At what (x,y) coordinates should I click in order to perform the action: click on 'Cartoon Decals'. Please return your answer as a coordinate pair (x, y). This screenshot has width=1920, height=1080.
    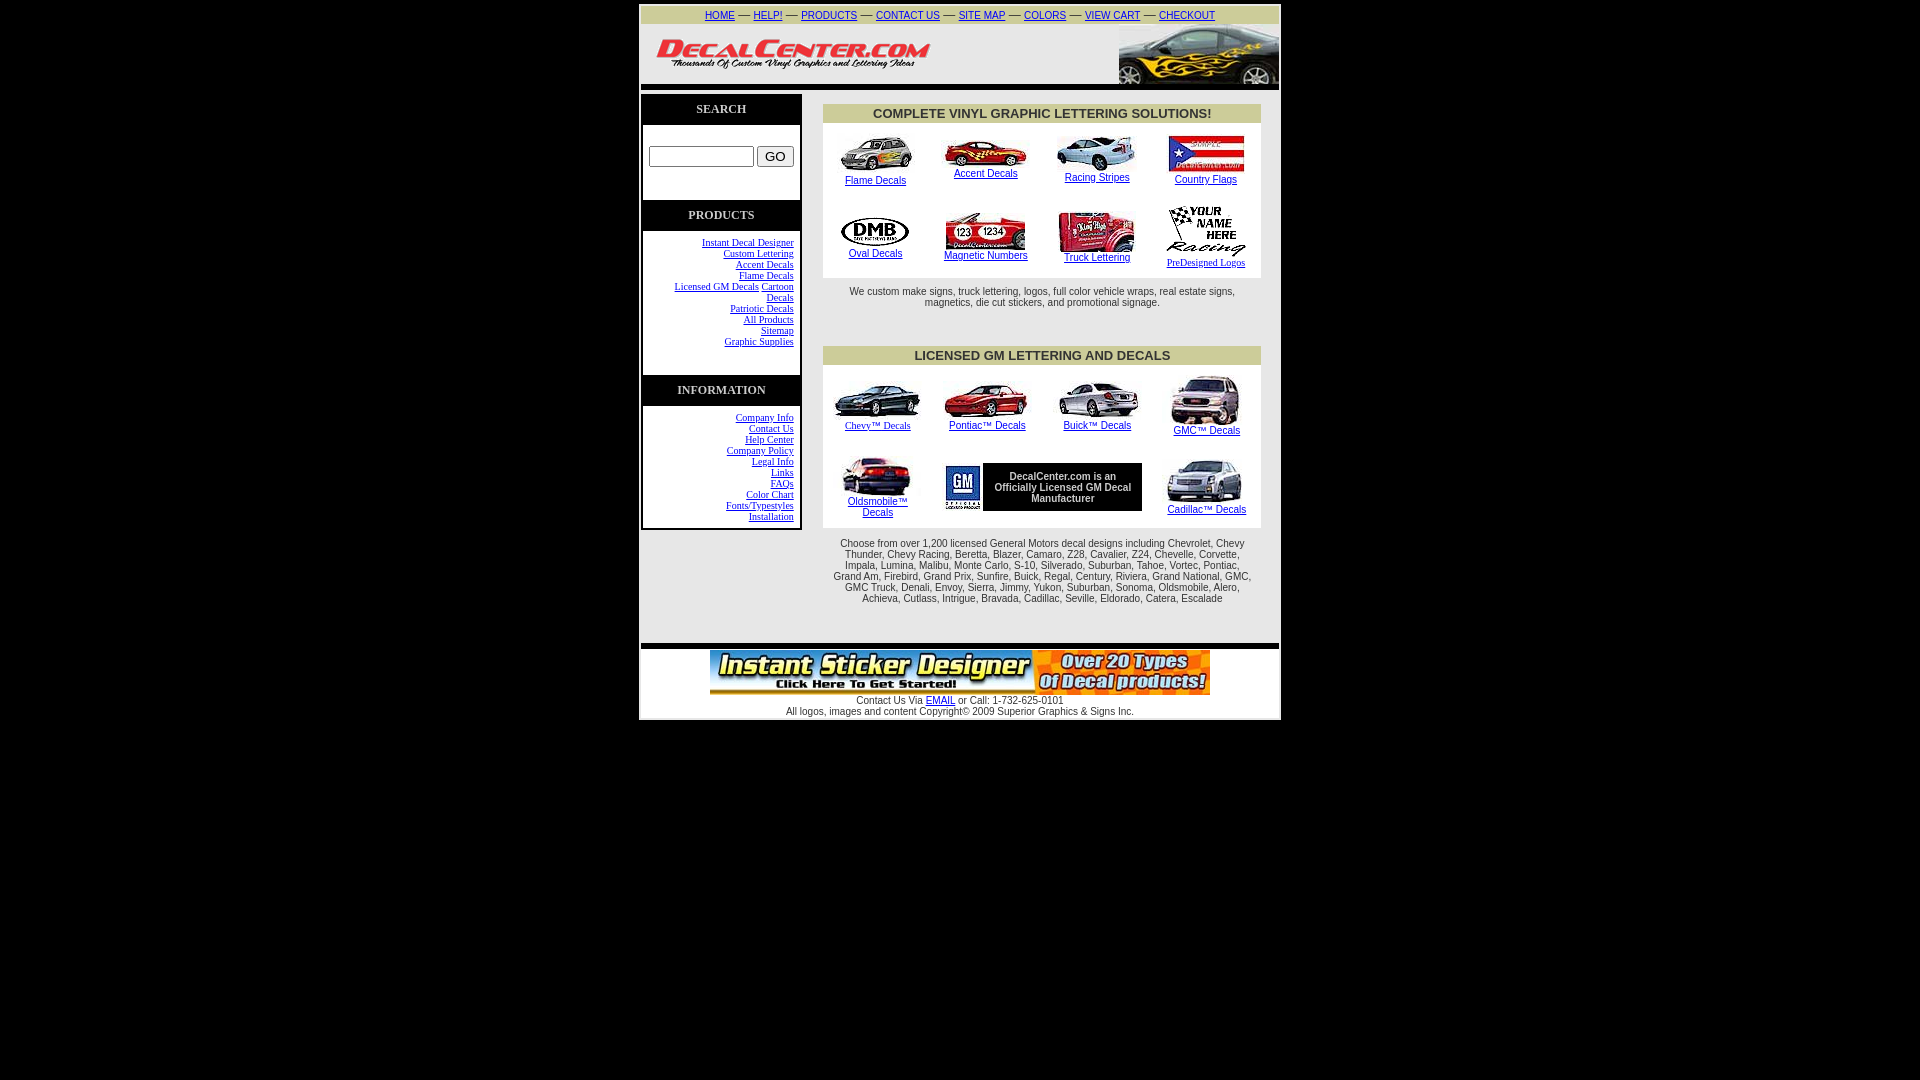
    Looking at the image, I should click on (776, 292).